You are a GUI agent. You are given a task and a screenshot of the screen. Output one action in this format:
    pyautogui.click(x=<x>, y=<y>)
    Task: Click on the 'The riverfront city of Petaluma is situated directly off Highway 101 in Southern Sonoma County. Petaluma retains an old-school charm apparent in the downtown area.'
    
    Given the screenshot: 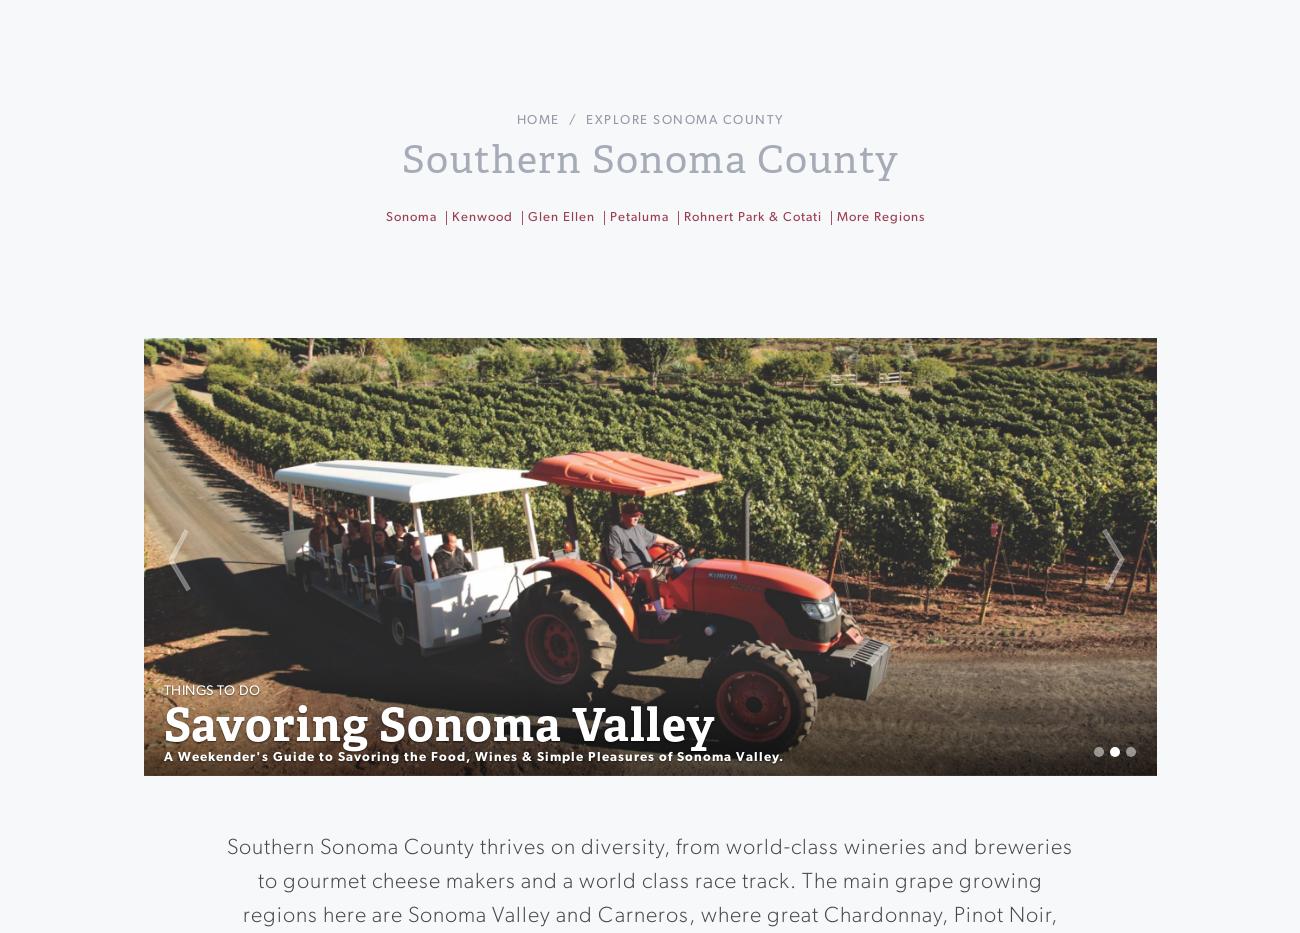 What is the action you would take?
    pyautogui.click(x=657, y=269)
    